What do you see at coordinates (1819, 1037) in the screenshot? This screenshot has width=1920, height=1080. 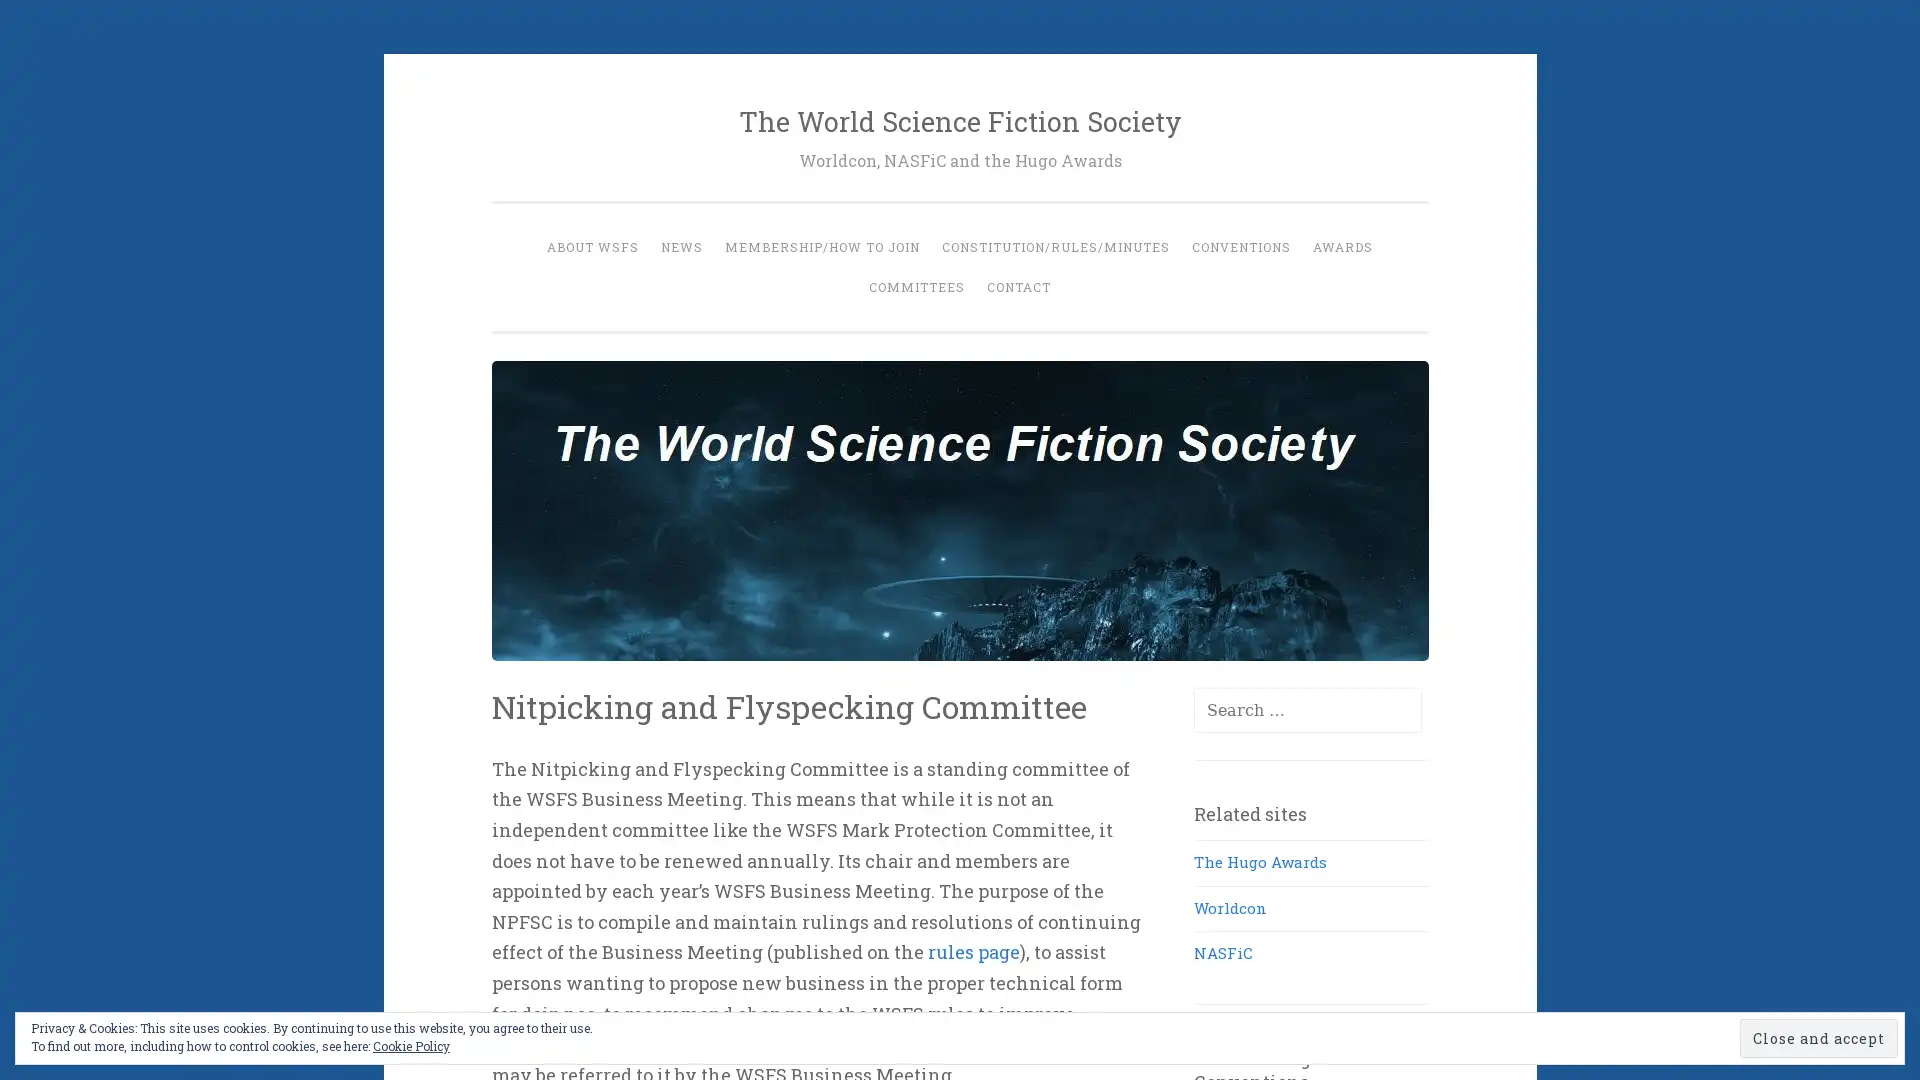 I see `Close and accept` at bounding box center [1819, 1037].